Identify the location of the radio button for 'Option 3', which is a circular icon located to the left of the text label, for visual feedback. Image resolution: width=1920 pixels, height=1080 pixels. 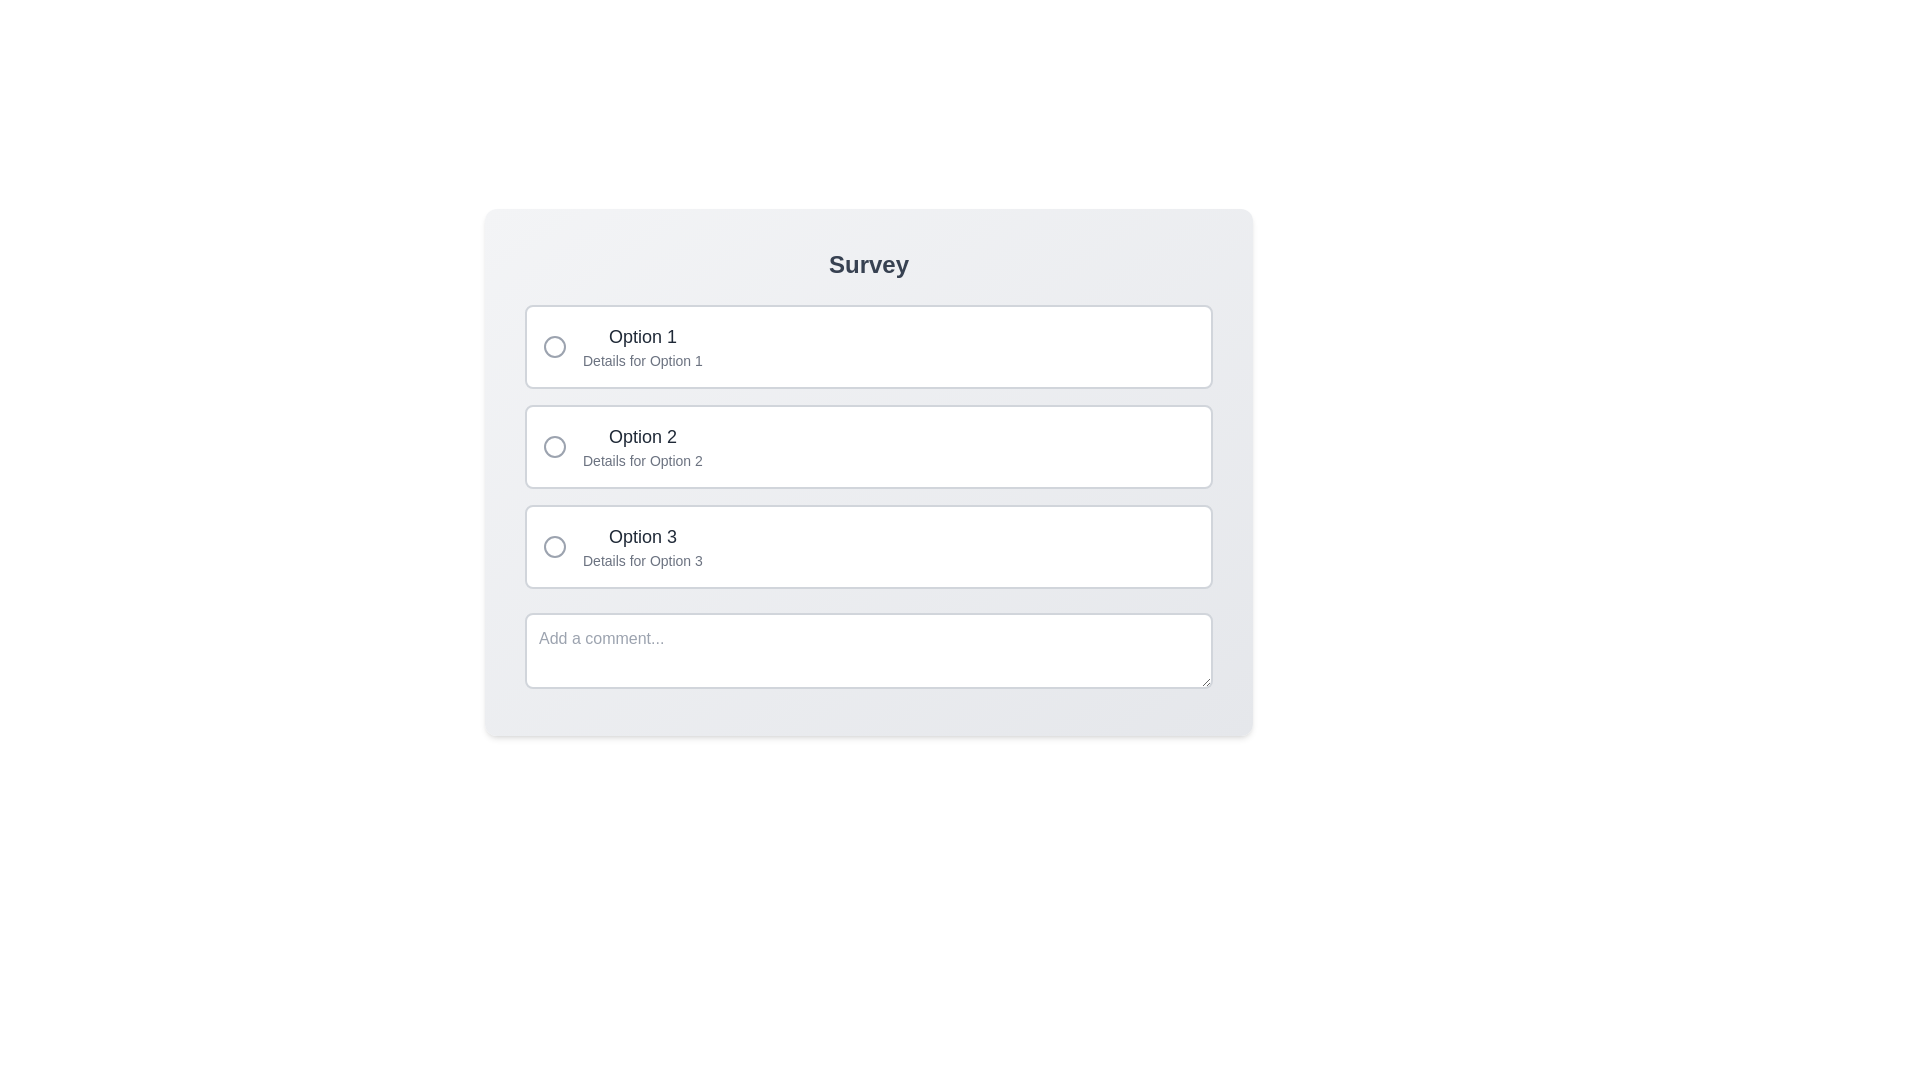
(555, 547).